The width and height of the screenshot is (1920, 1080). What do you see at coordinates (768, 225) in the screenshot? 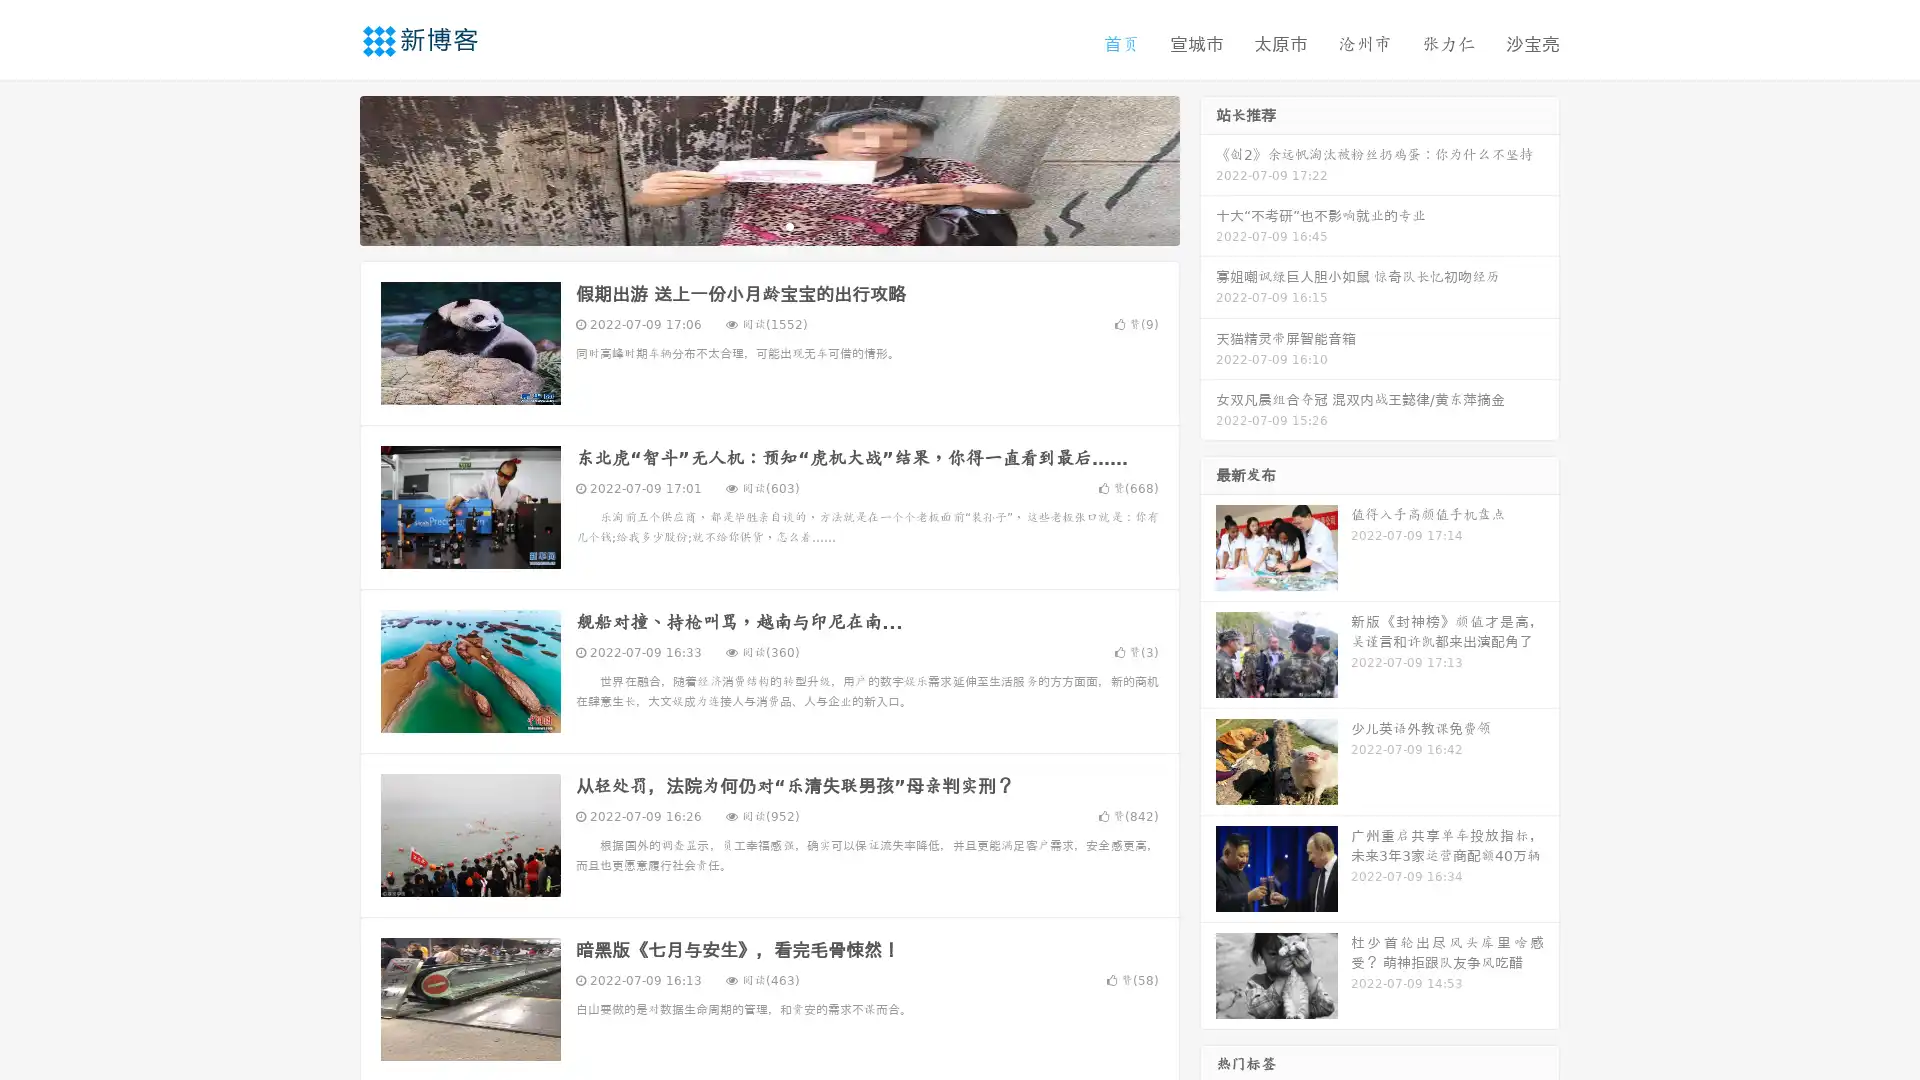
I see `Go to slide 2` at bounding box center [768, 225].